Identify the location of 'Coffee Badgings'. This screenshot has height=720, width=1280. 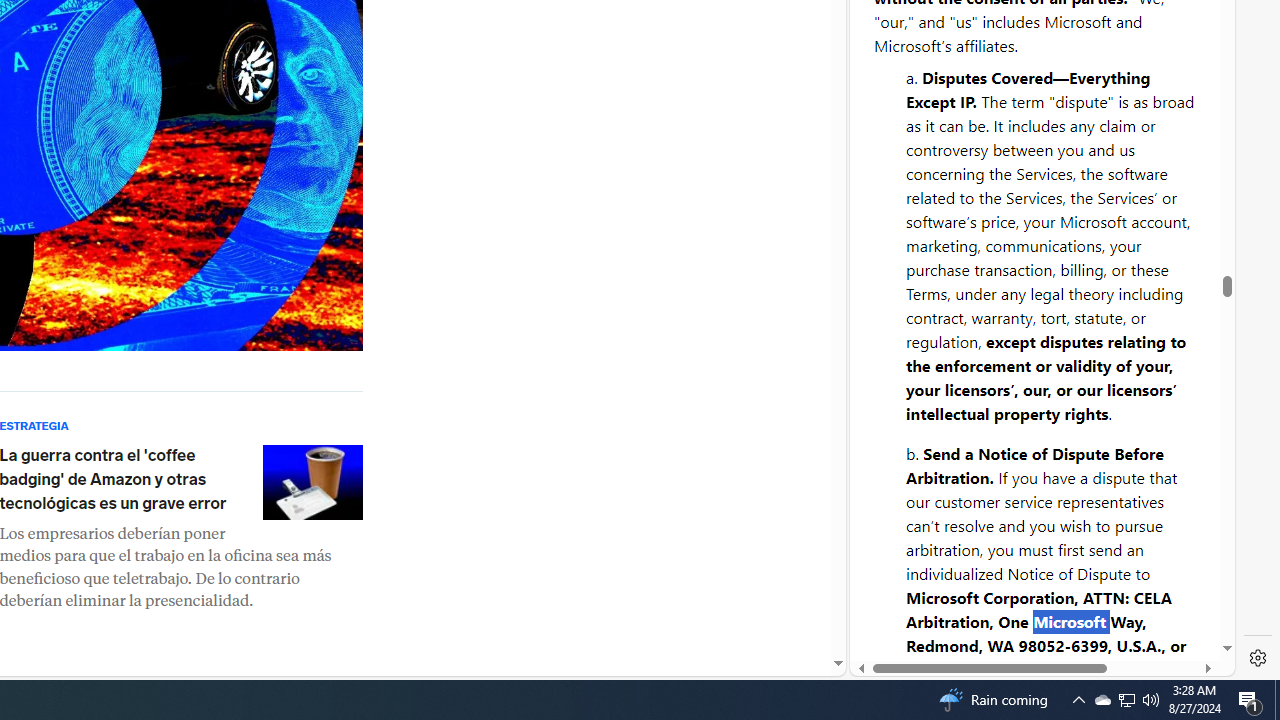
(311, 482).